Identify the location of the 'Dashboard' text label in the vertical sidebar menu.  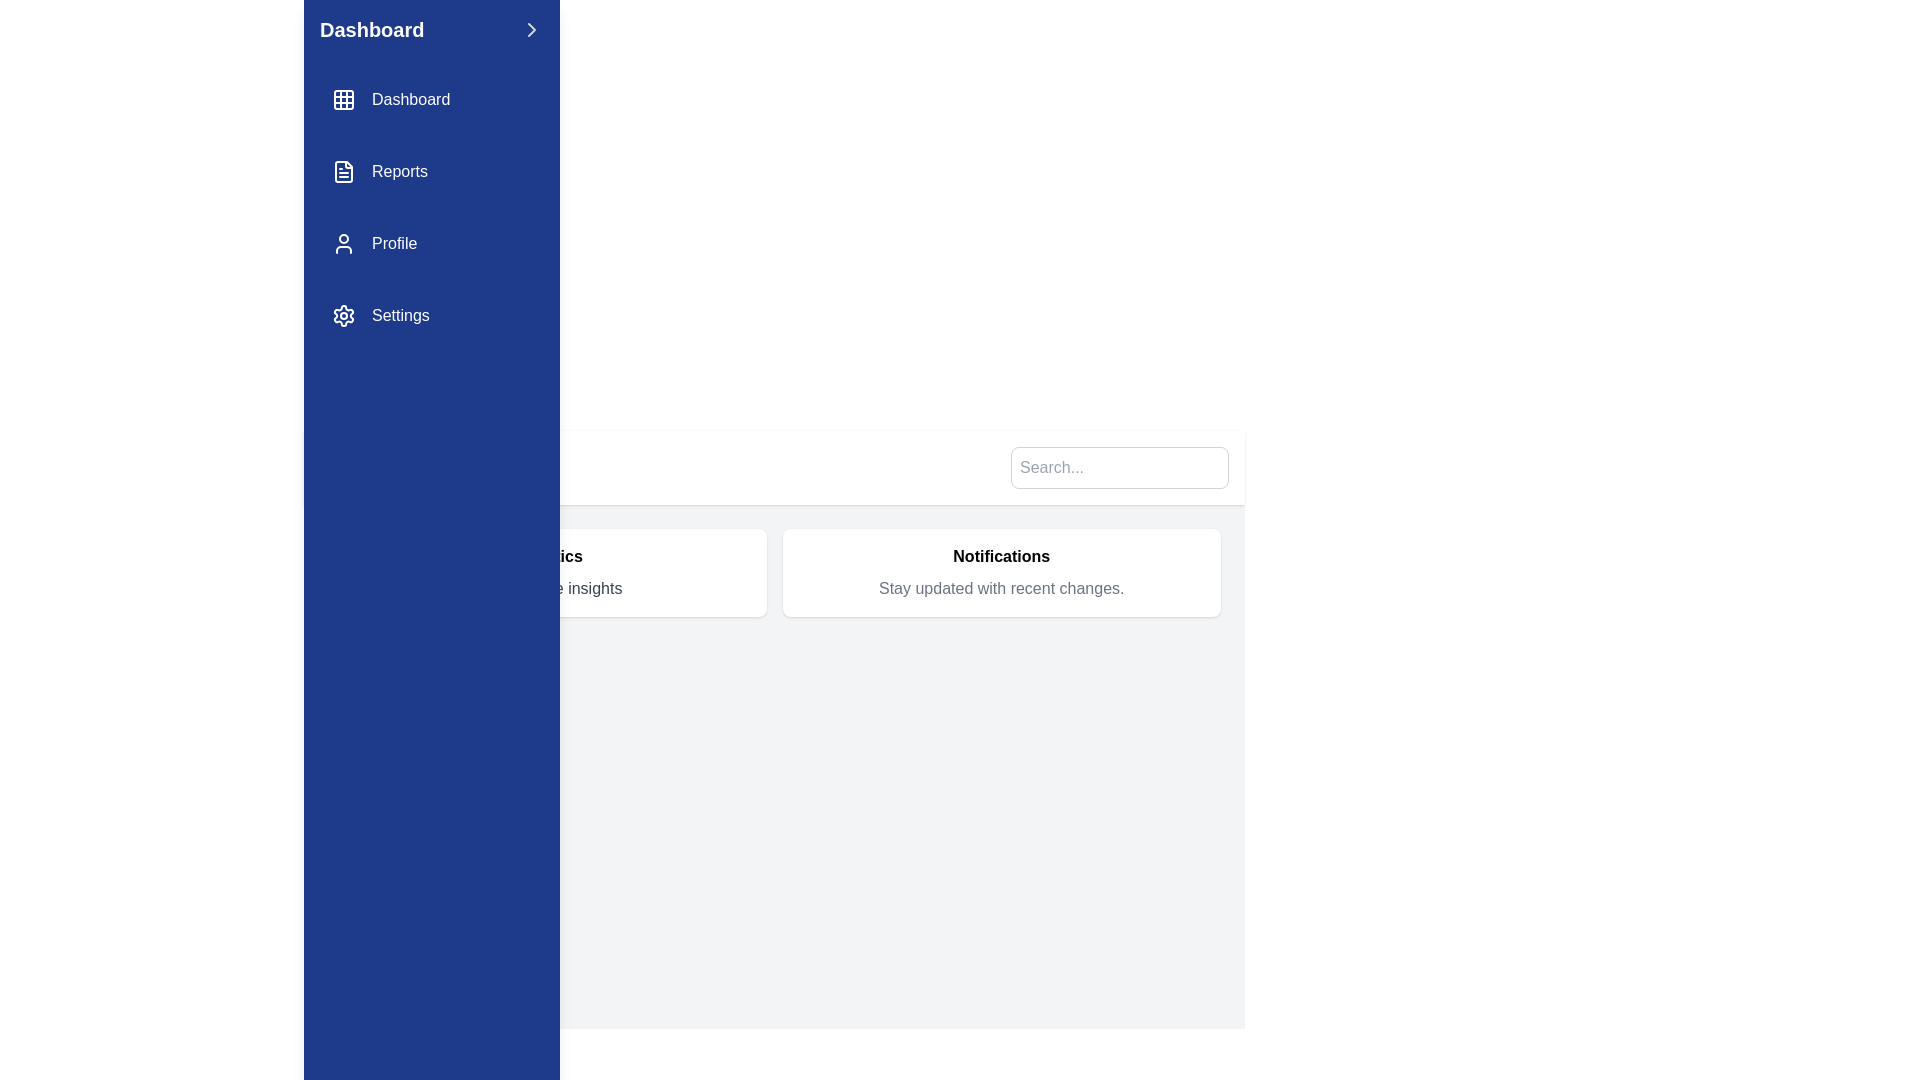
(410, 100).